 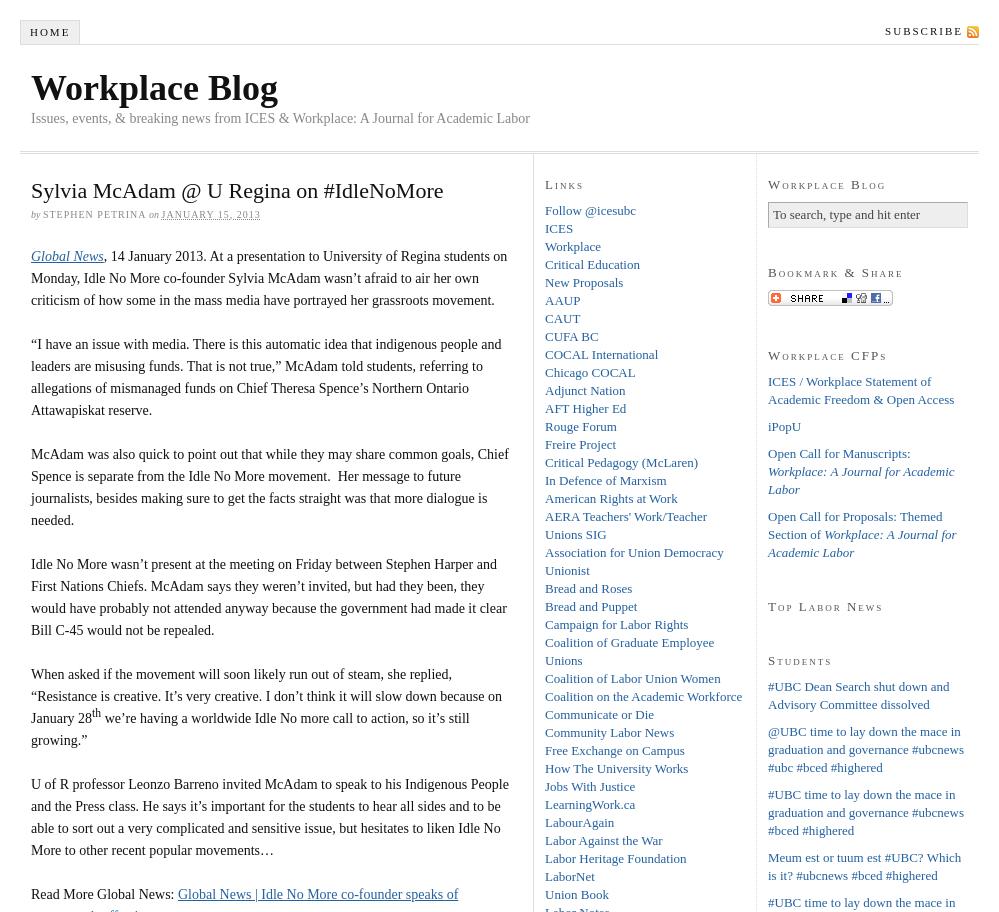 I want to click on 'LabourAgain', so click(x=579, y=820).